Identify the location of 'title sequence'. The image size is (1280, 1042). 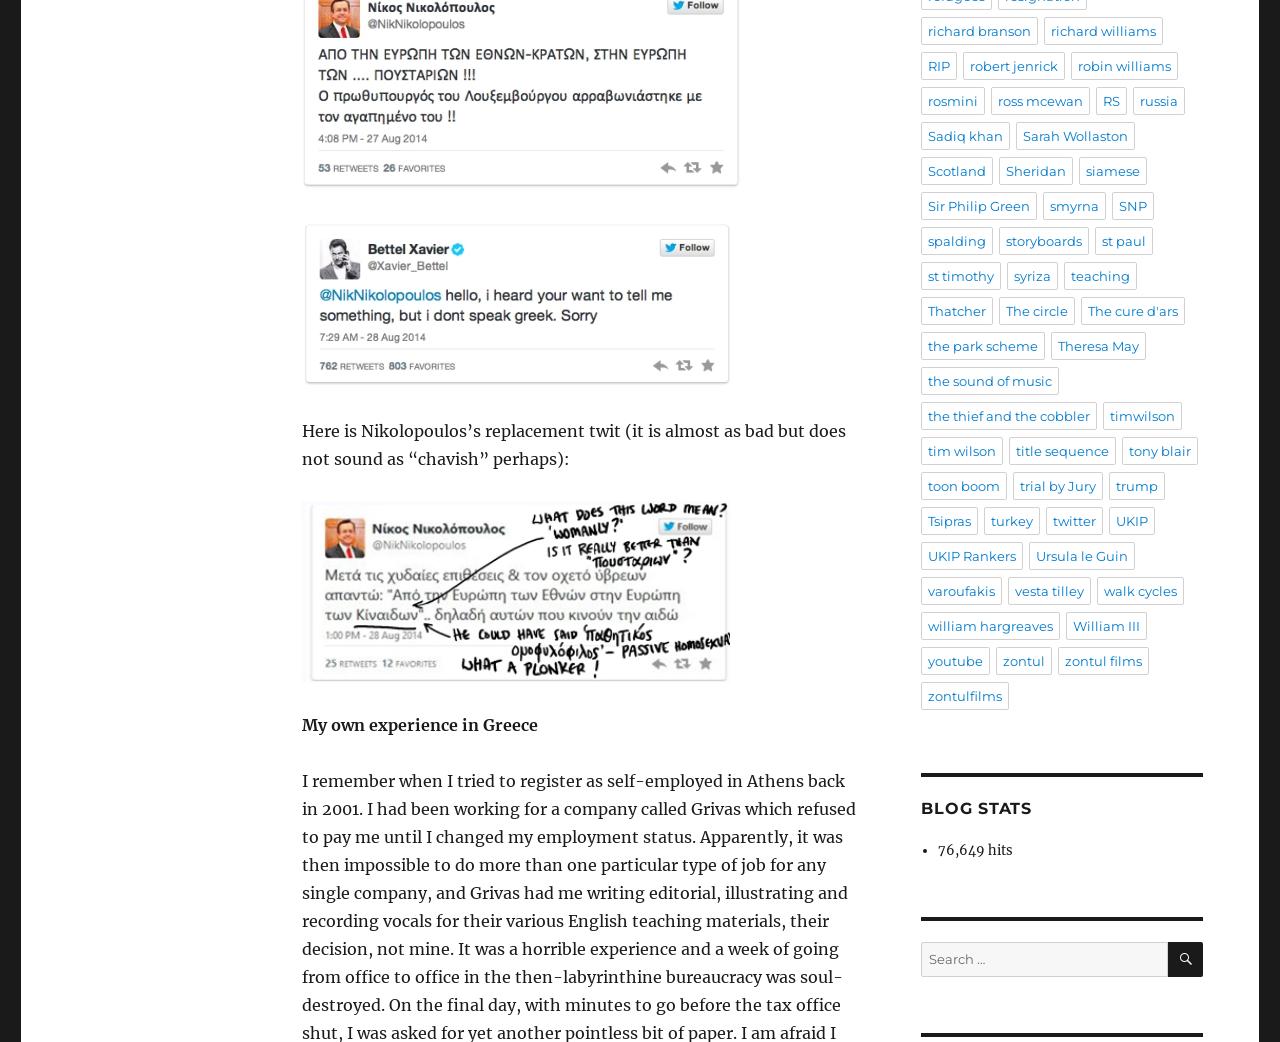
(1061, 450).